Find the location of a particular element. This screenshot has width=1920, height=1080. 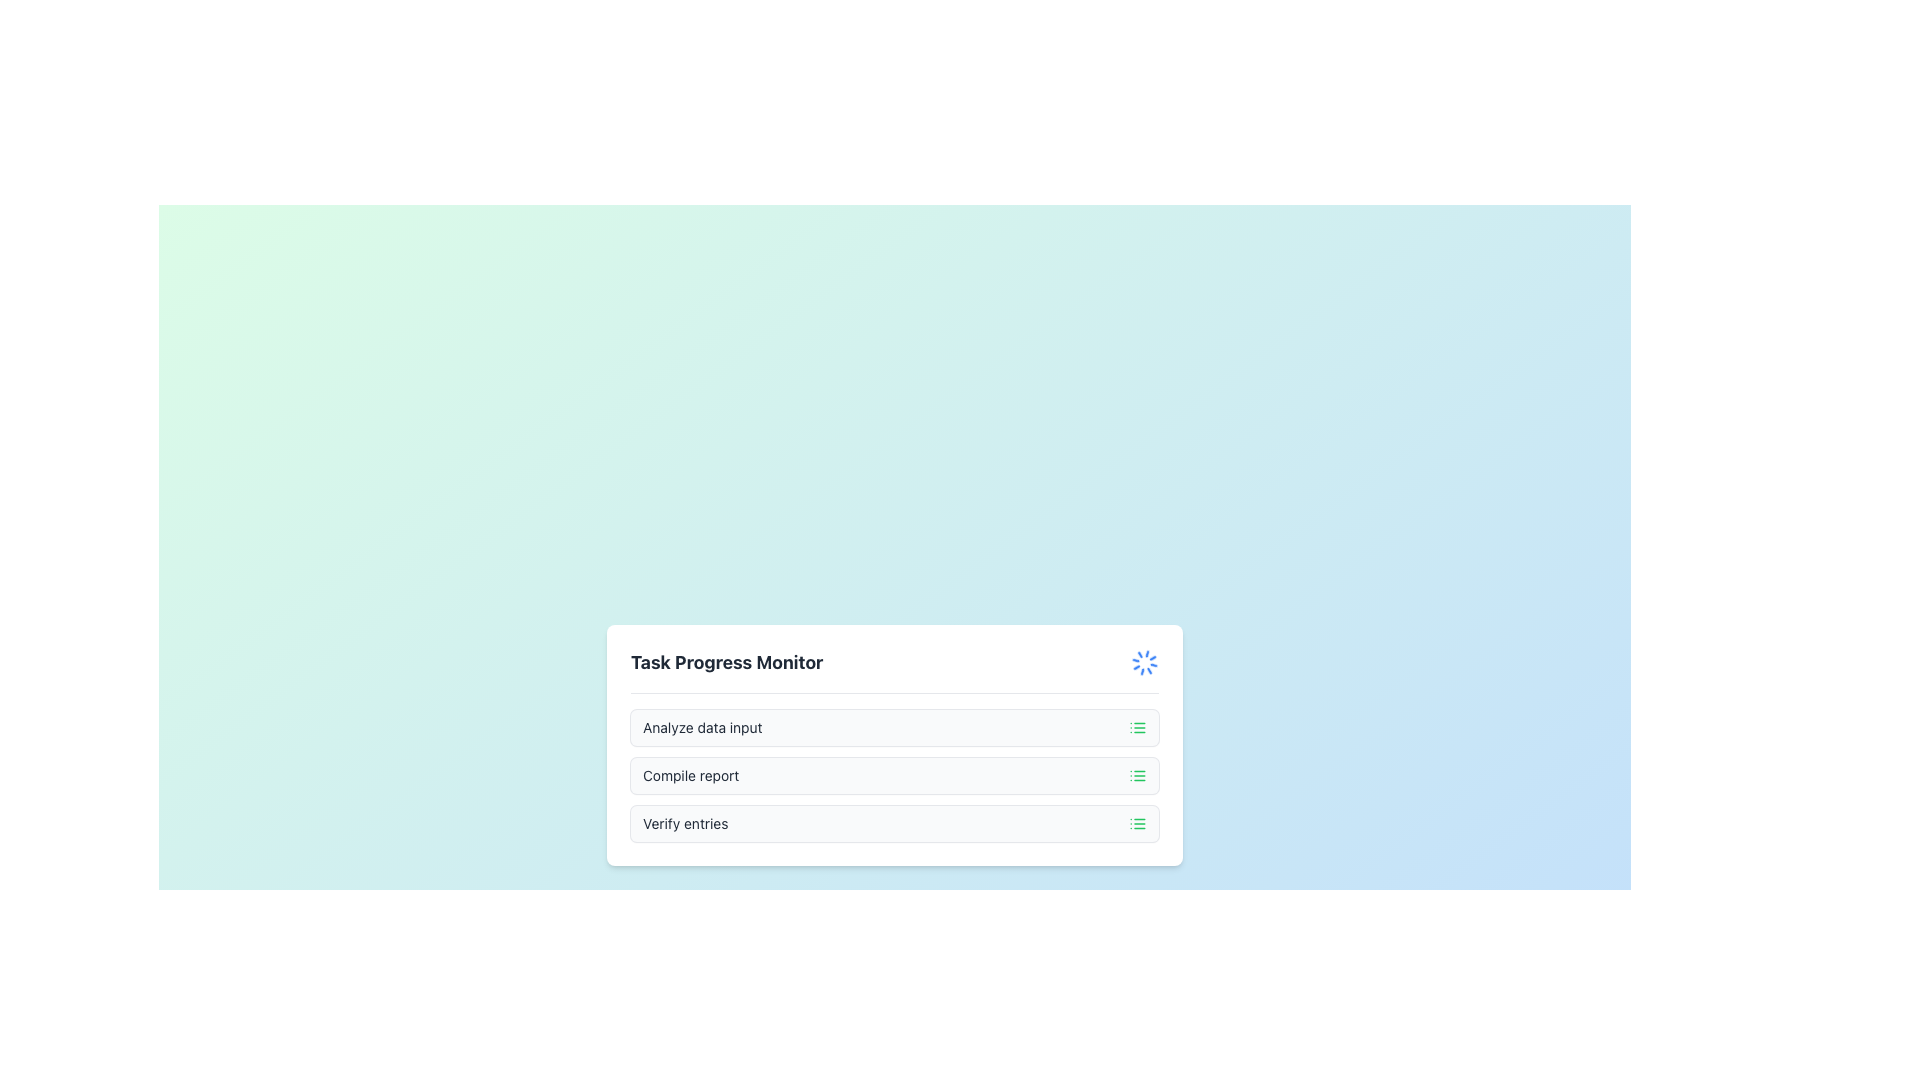

the action indicator icon located at the top-right corner of the 'Analyze data input' group box is located at coordinates (1137, 727).